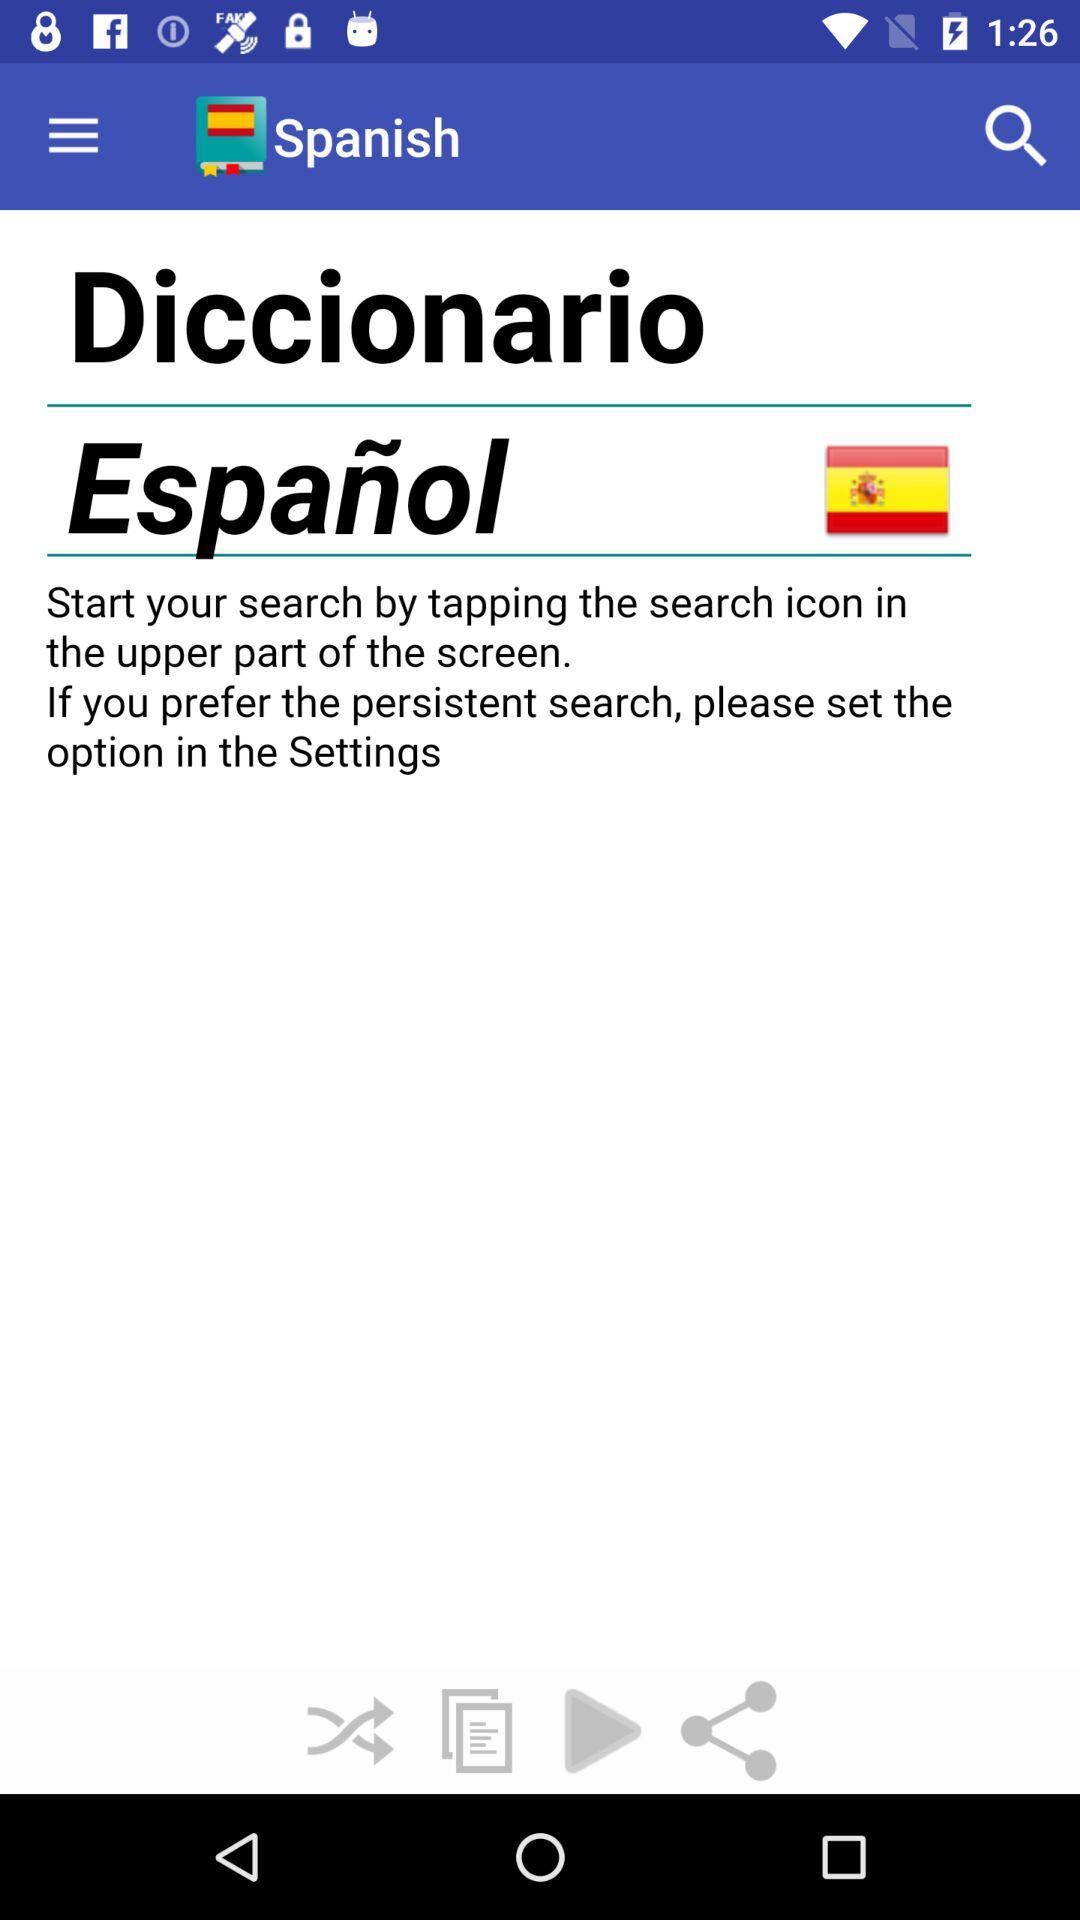  What do you see at coordinates (729, 1730) in the screenshot?
I see `the share icon` at bounding box center [729, 1730].